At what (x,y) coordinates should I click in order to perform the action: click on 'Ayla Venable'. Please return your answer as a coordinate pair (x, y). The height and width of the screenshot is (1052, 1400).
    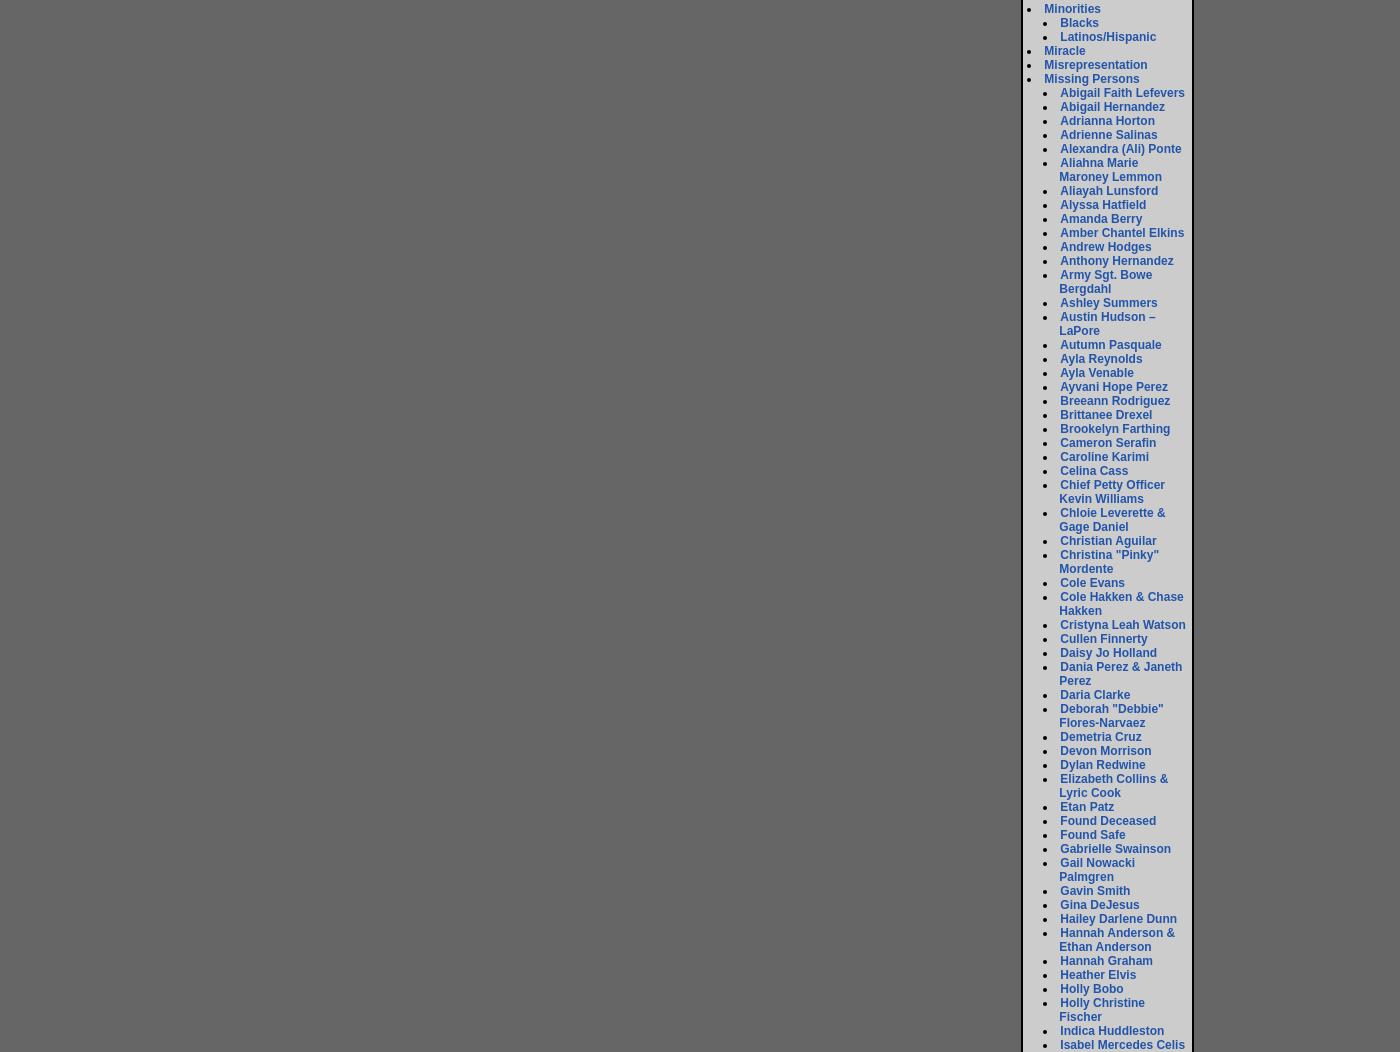
    Looking at the image, I should click on (1096, 373).